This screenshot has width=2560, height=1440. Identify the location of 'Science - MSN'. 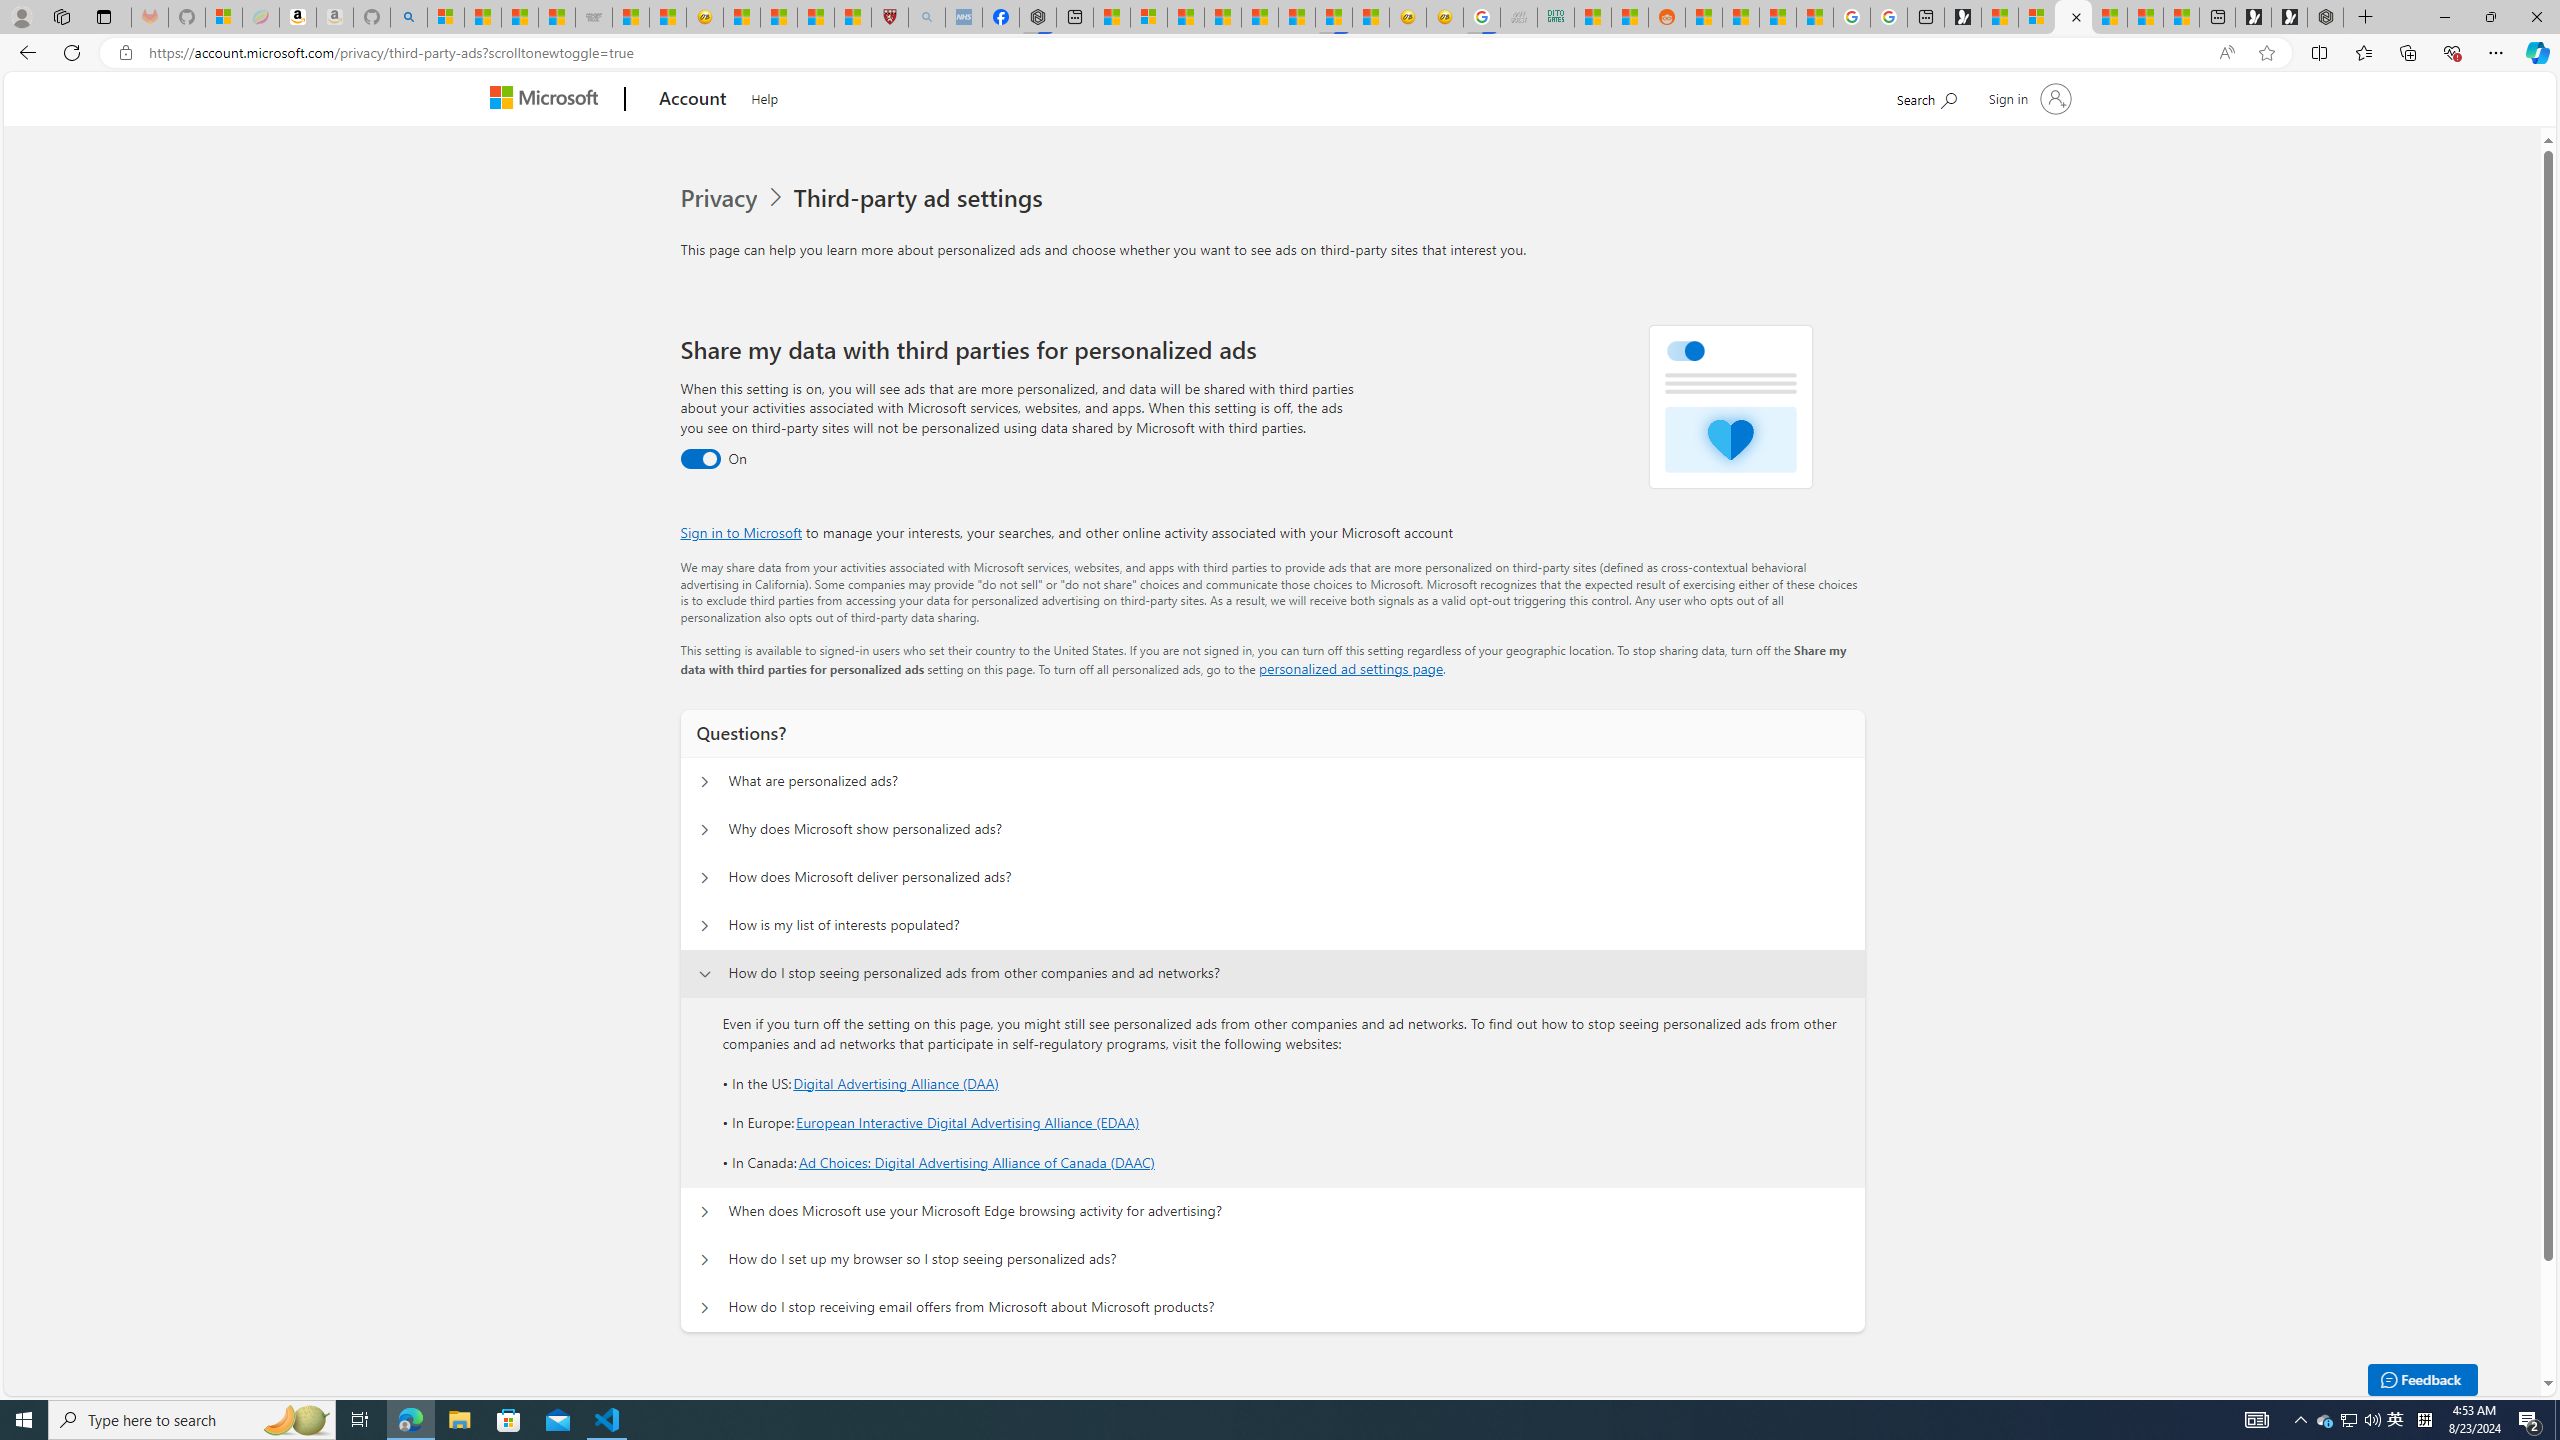
(815, 16).